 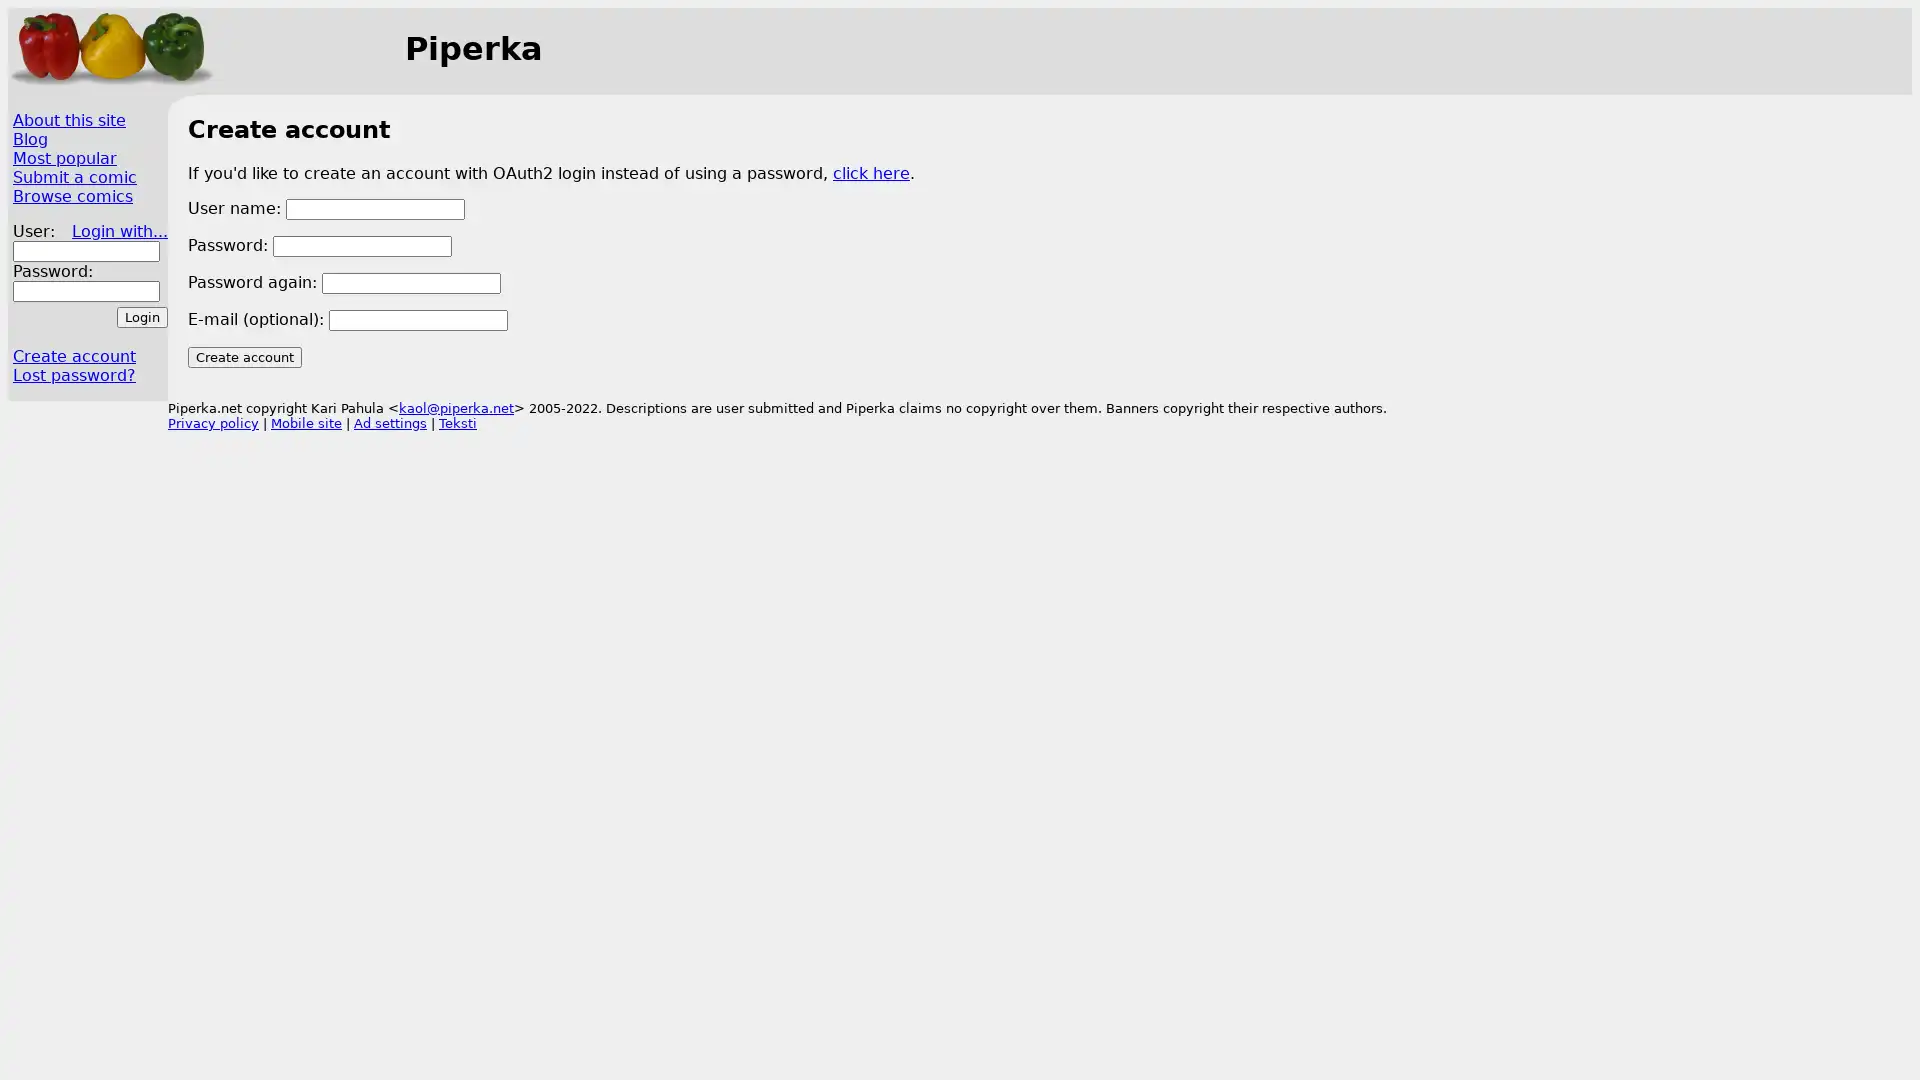 What do you see at coordinates (141, 316) in the screenshot?
I see `Login` at bounding box center [141, 316].